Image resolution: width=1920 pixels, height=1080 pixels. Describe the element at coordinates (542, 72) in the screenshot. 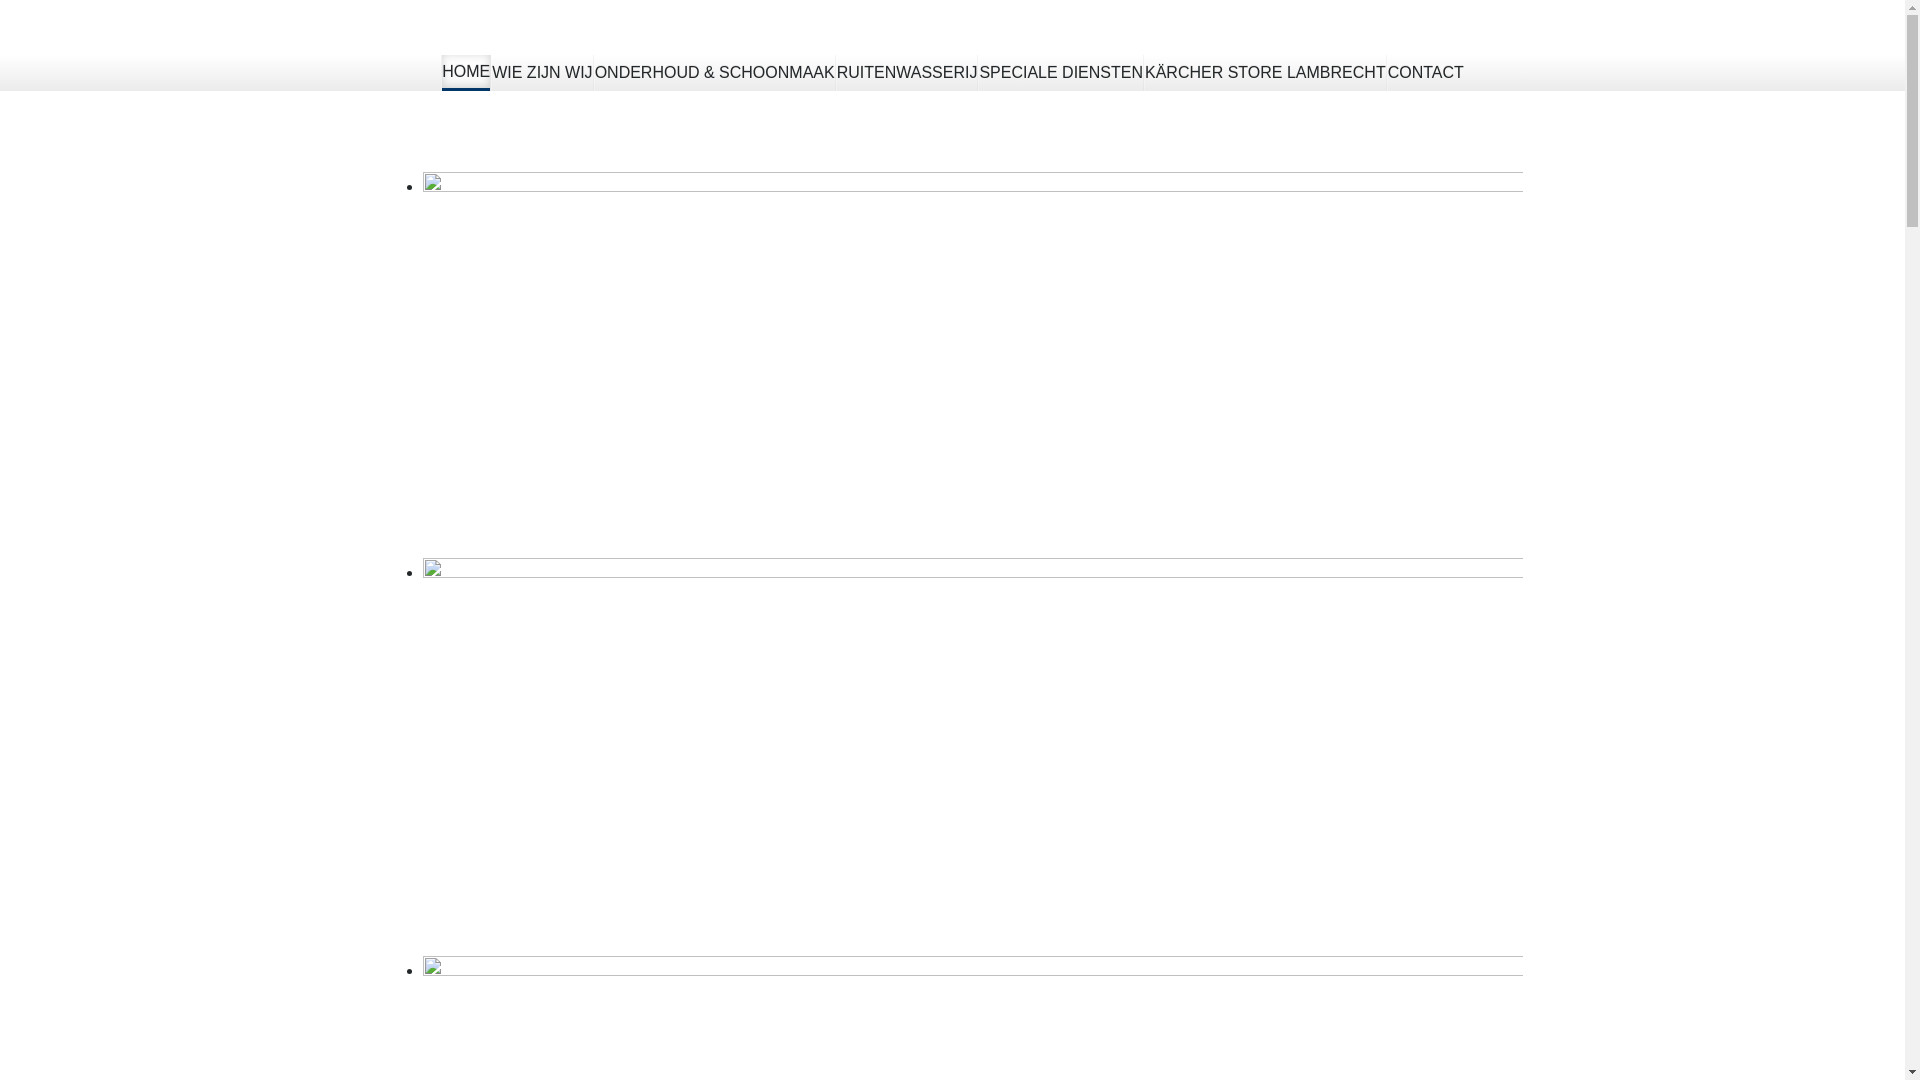

I see `'WIE ZIJN WIJ'` at that location.